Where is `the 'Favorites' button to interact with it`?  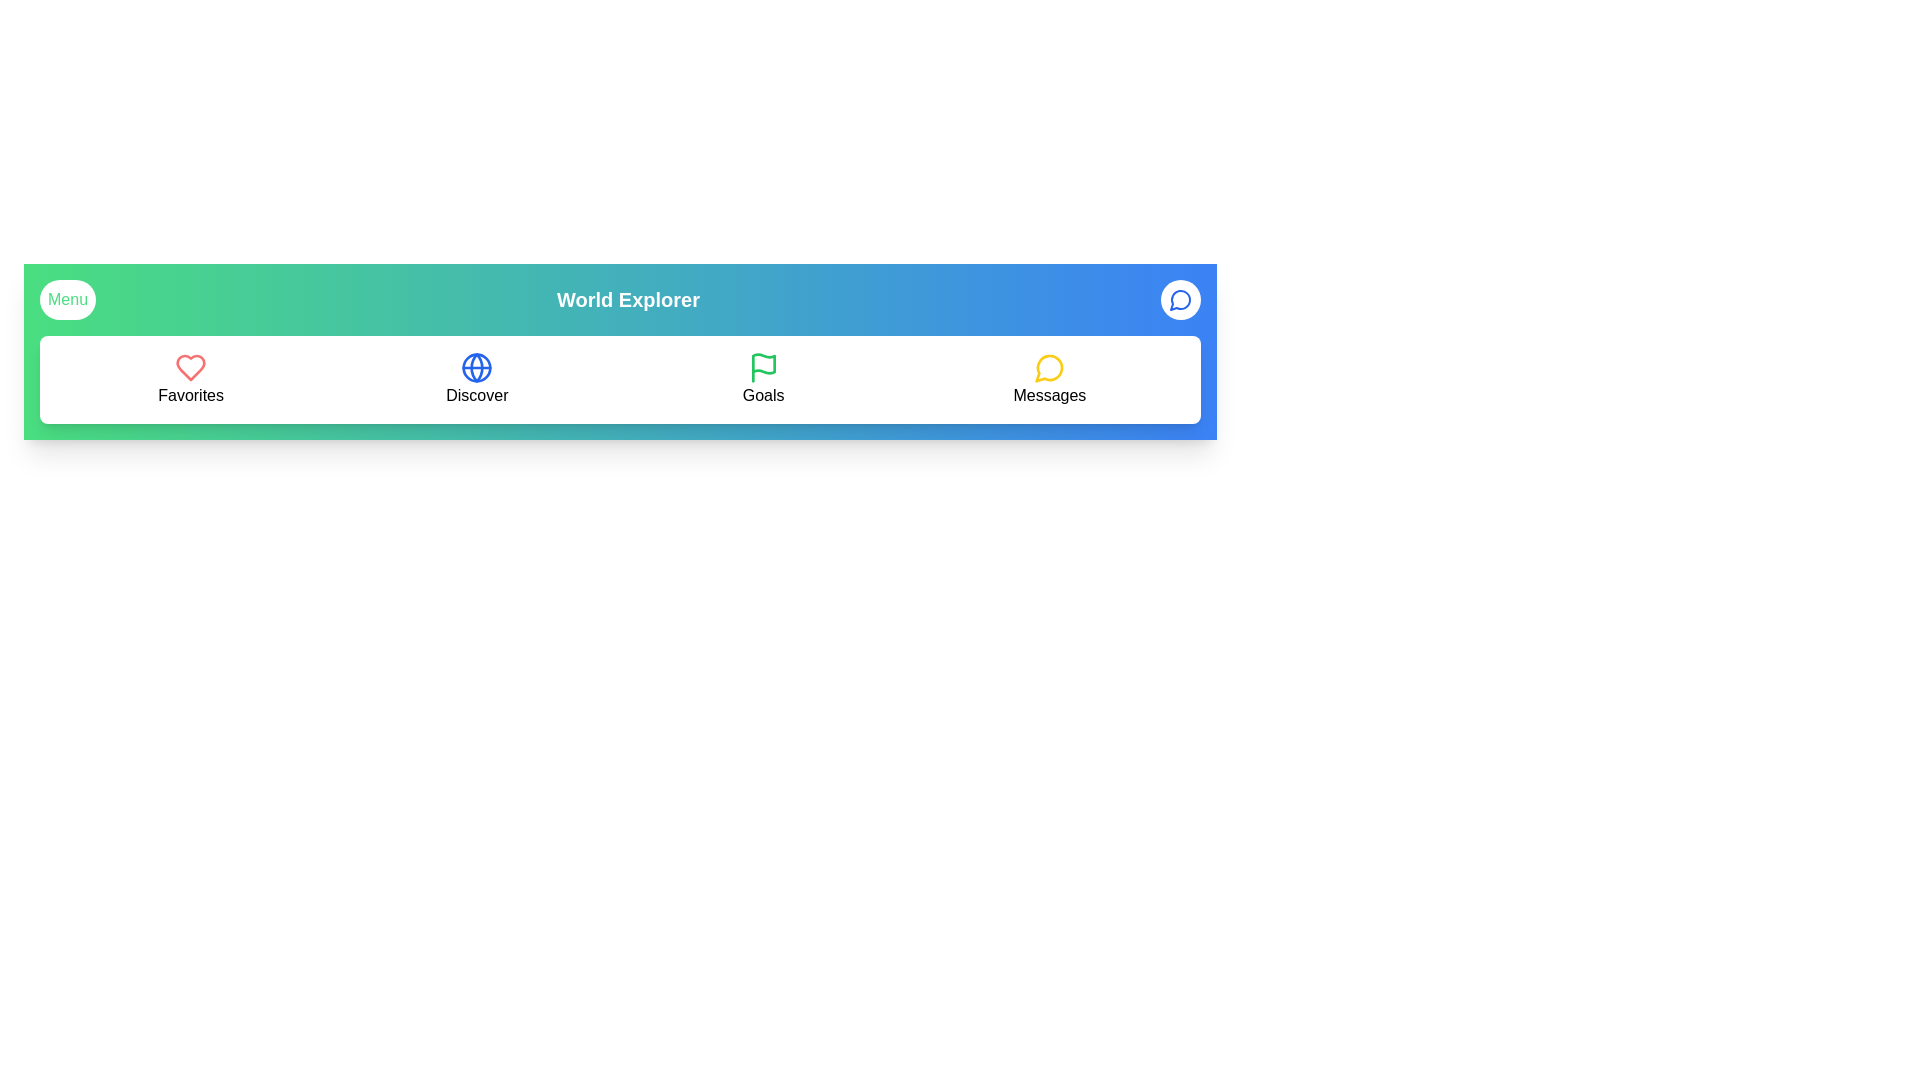
the 'Favorites' button to interact with it is located at coordinates (191, 380).